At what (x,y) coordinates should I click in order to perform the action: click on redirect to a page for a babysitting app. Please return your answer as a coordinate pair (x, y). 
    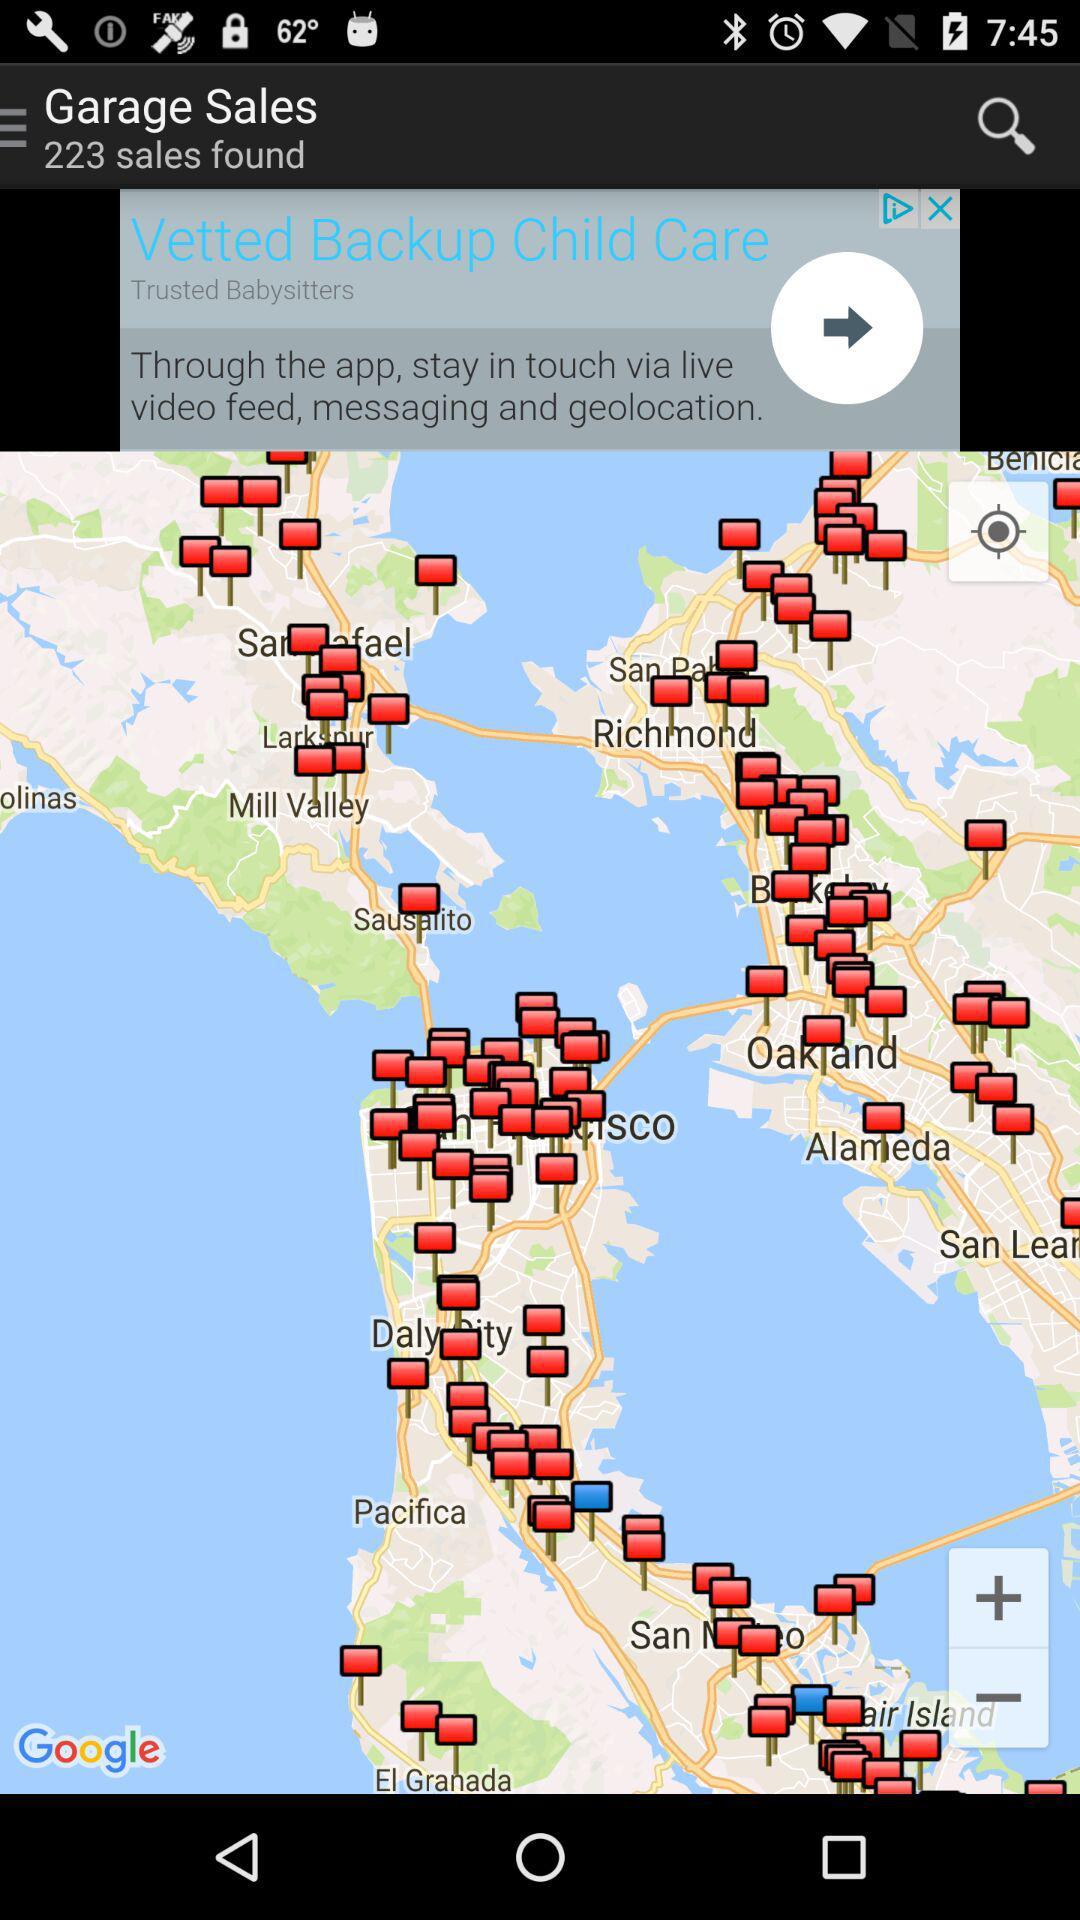
    Looking at the image, I should click on (540, 320).